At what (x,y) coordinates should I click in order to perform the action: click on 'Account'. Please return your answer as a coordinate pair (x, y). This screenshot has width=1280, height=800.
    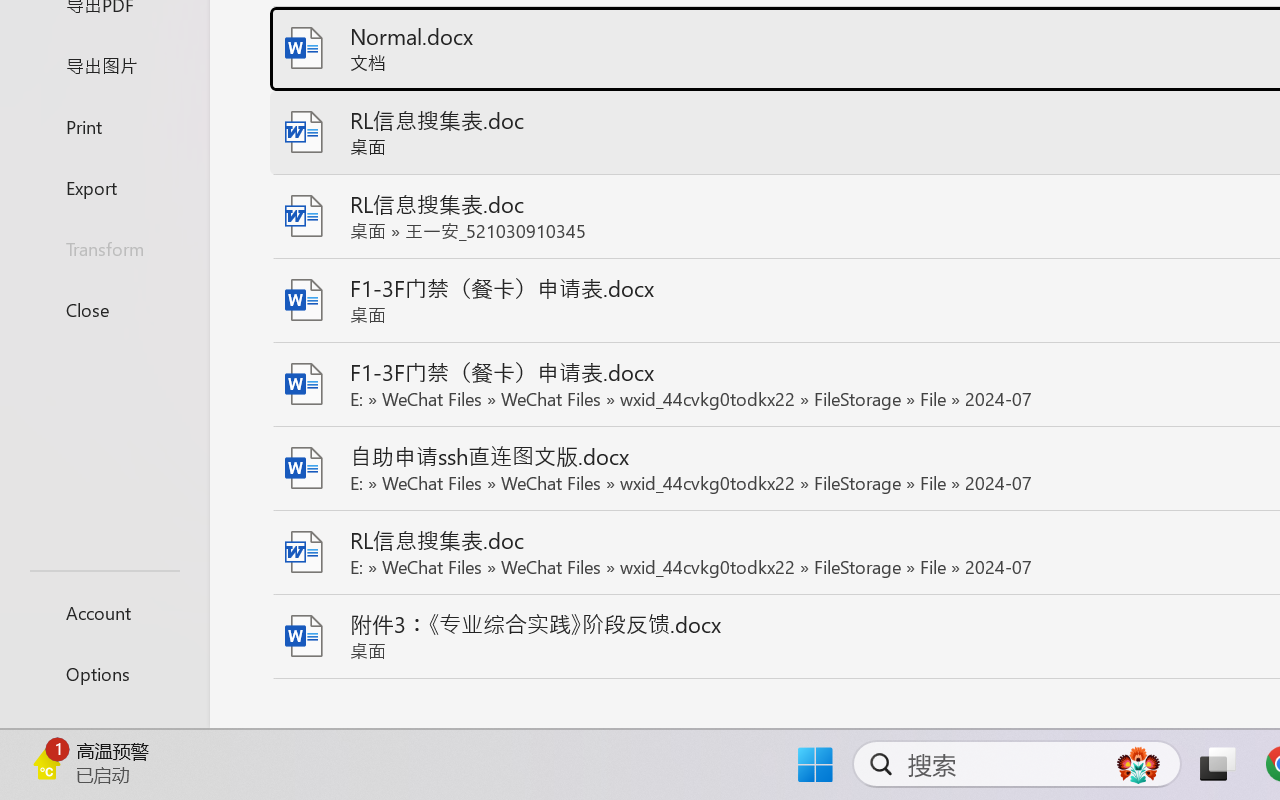
    Looking at the image, I should click on (103, 612).